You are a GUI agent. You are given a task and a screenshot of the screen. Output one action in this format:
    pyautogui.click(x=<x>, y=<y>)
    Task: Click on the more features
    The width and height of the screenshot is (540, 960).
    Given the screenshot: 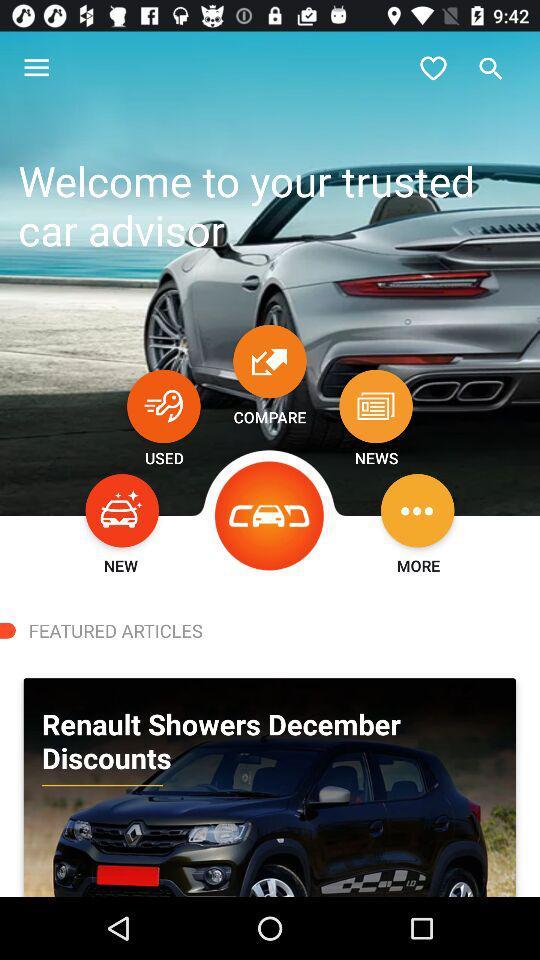 What is the action you would take?
    pyautogui.click(x=416, y=509)
    